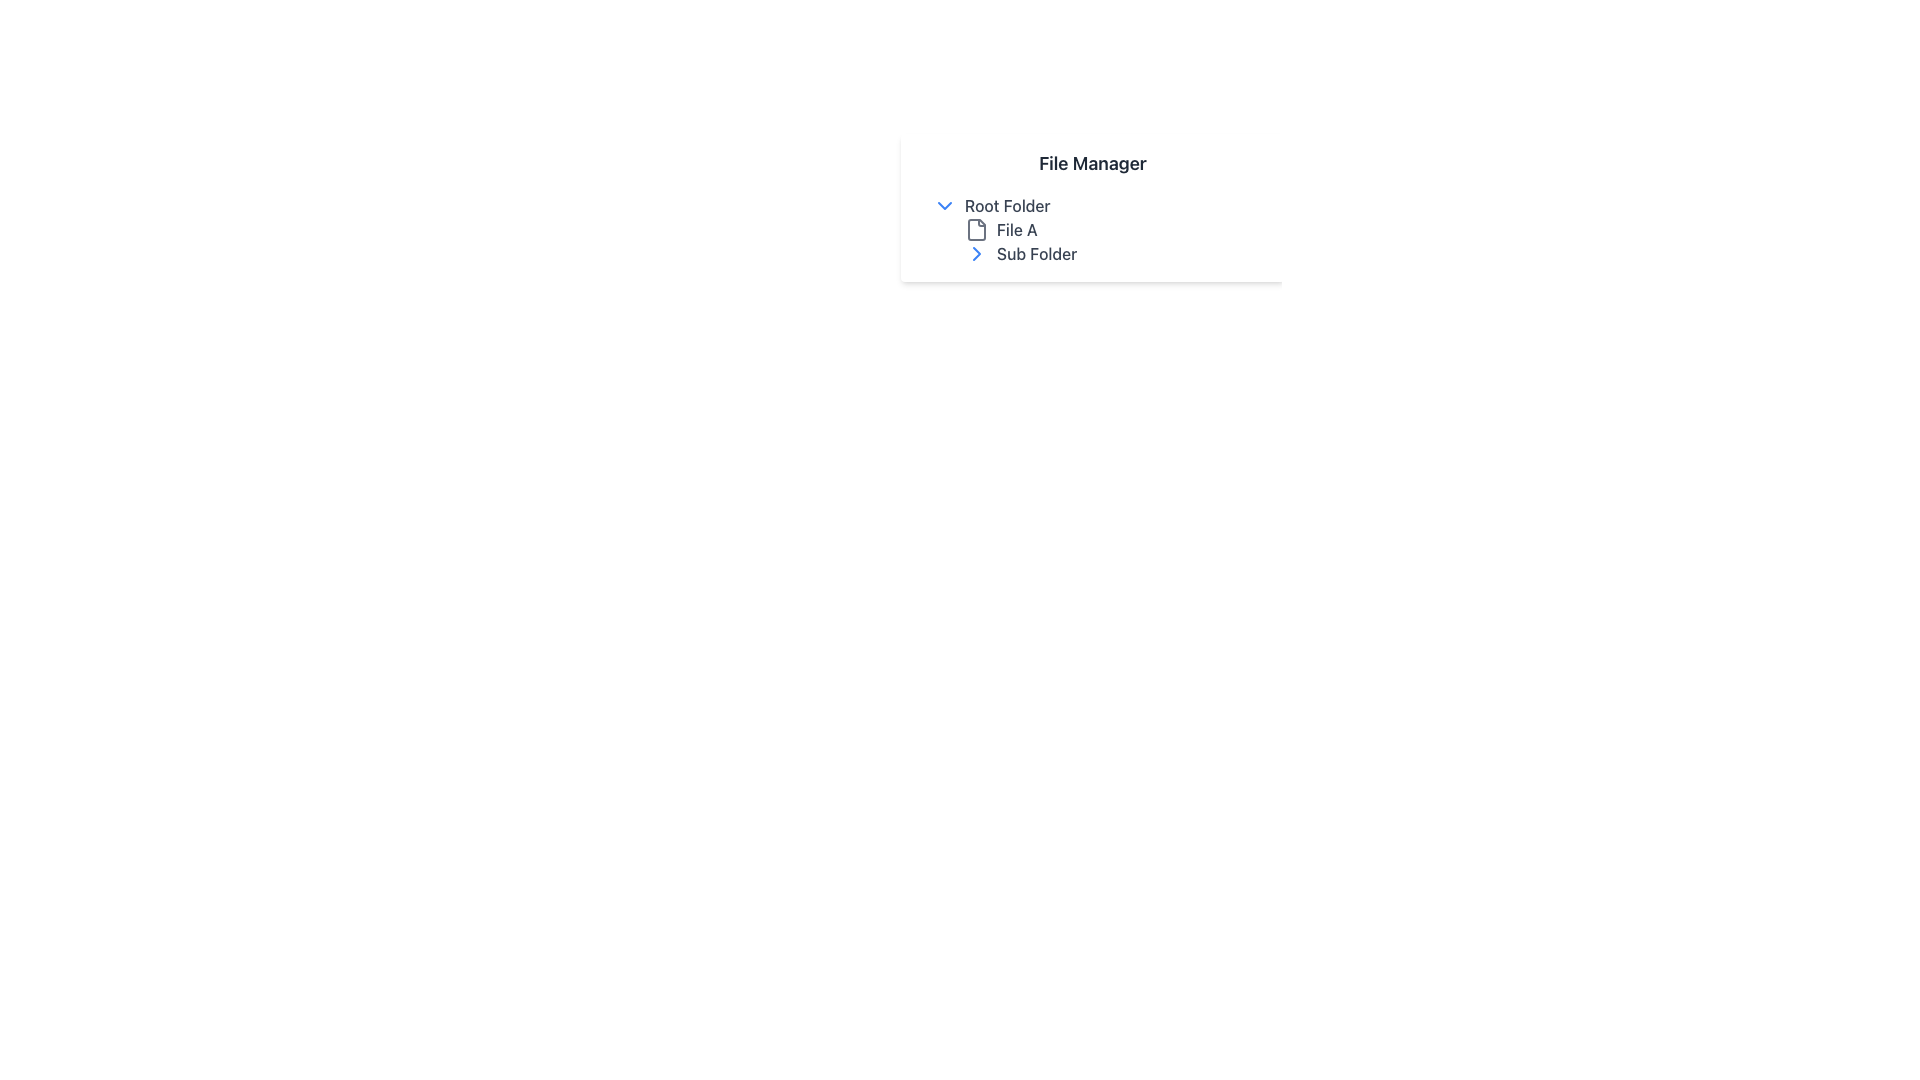  I want to click on text from the 'File Manager' label which is prominently displayed in bold at the top of the white pane above the file list, so click(1092, 163).